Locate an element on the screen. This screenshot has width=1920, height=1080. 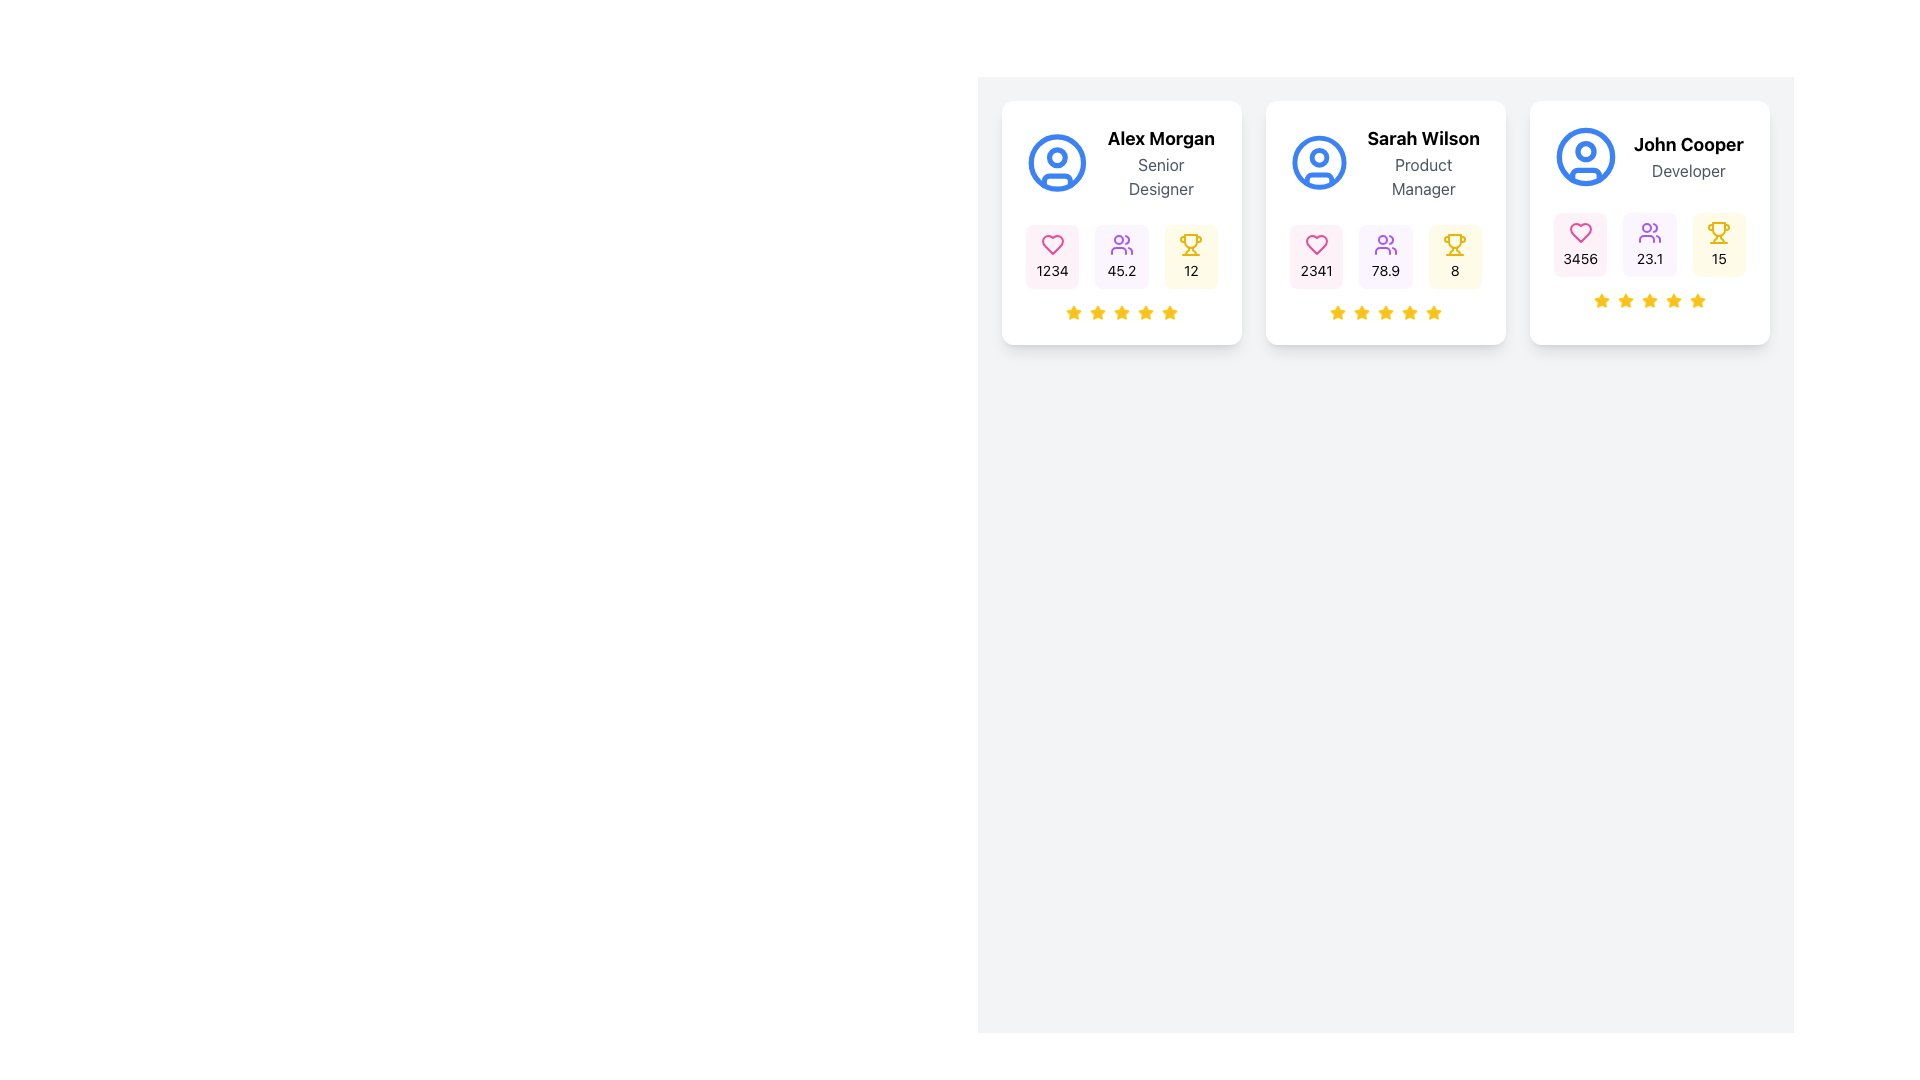
the SVG graphic representing the avatar icon for user 'John Cooper', located at the top-left corner of the card is located at coordinates (1584, 156).